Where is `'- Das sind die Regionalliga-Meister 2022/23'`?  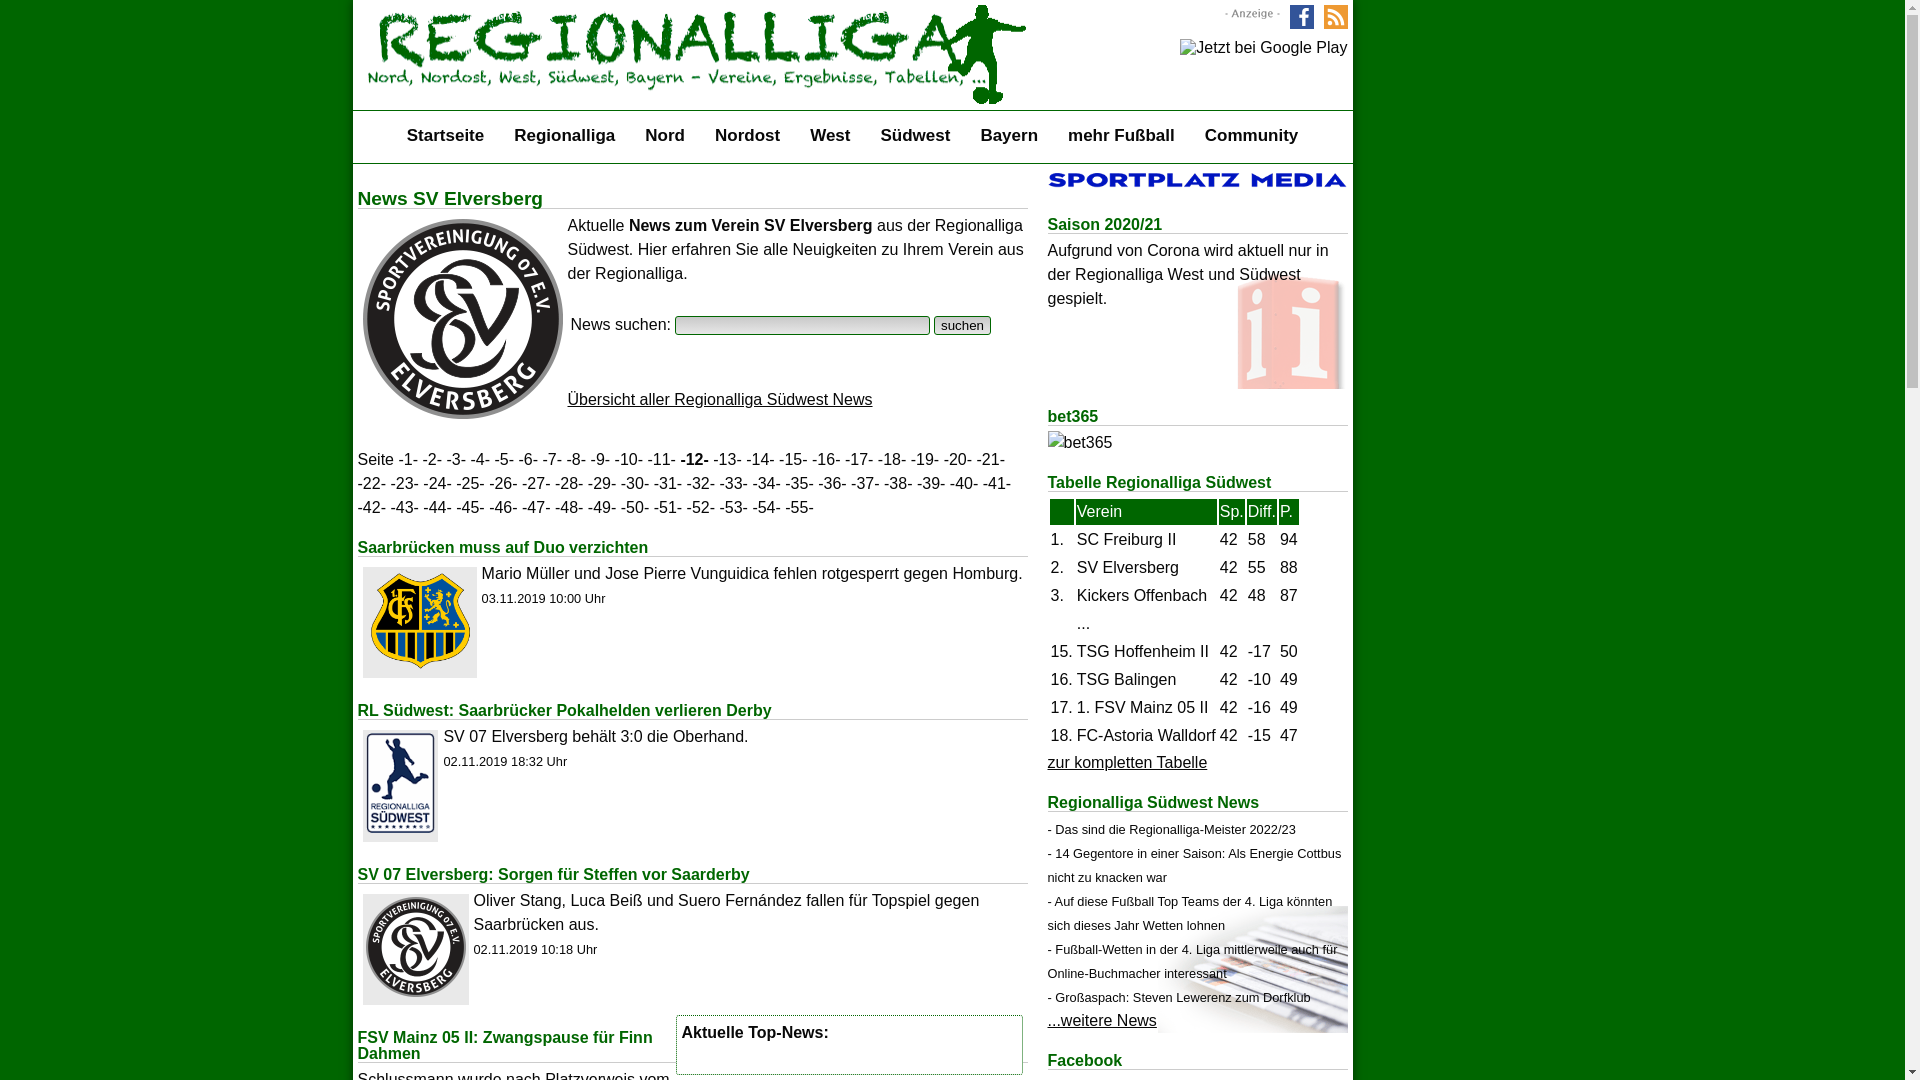 '- Das sind die Regionalliga-Meister 2022/23' is located at coordinates (1171, 829).